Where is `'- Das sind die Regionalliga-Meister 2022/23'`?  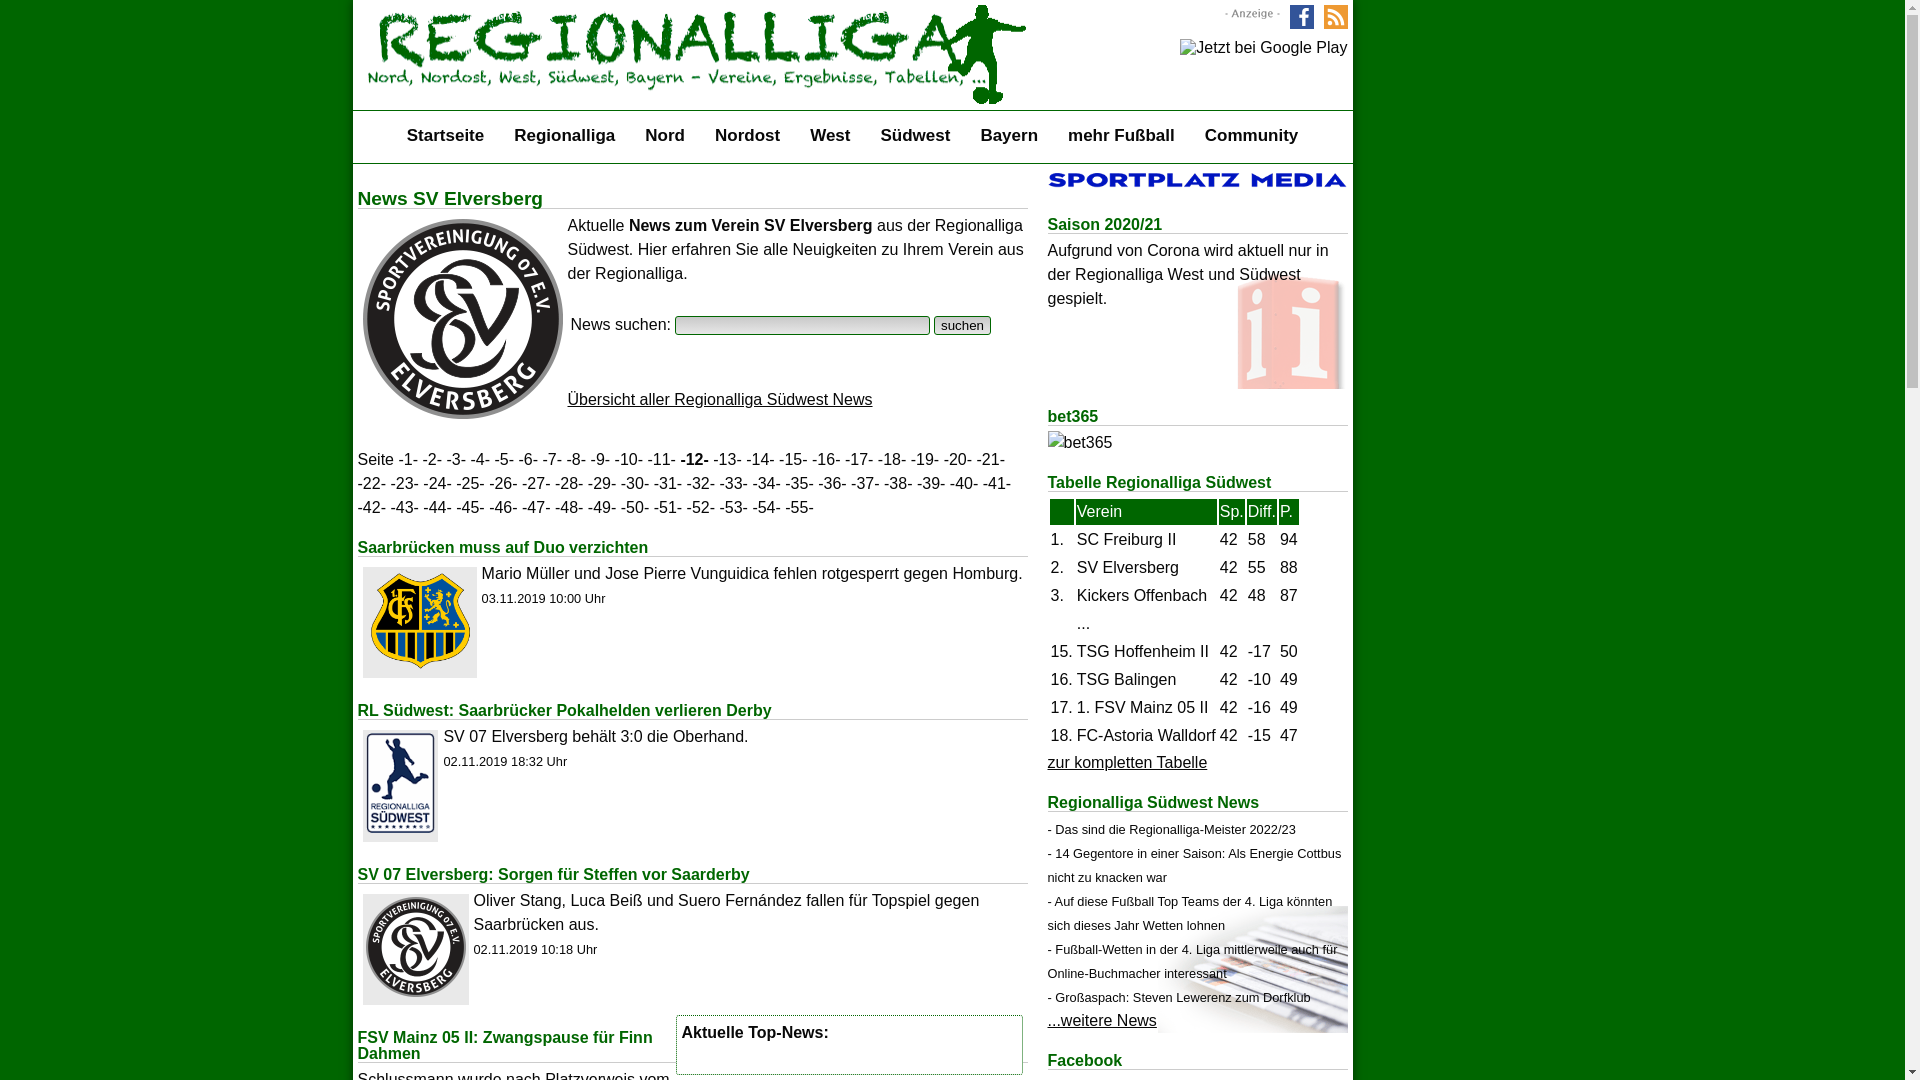 '- Das sind die Regionalliga-Meister 2022/23' is located at coordinates (1171, 829).